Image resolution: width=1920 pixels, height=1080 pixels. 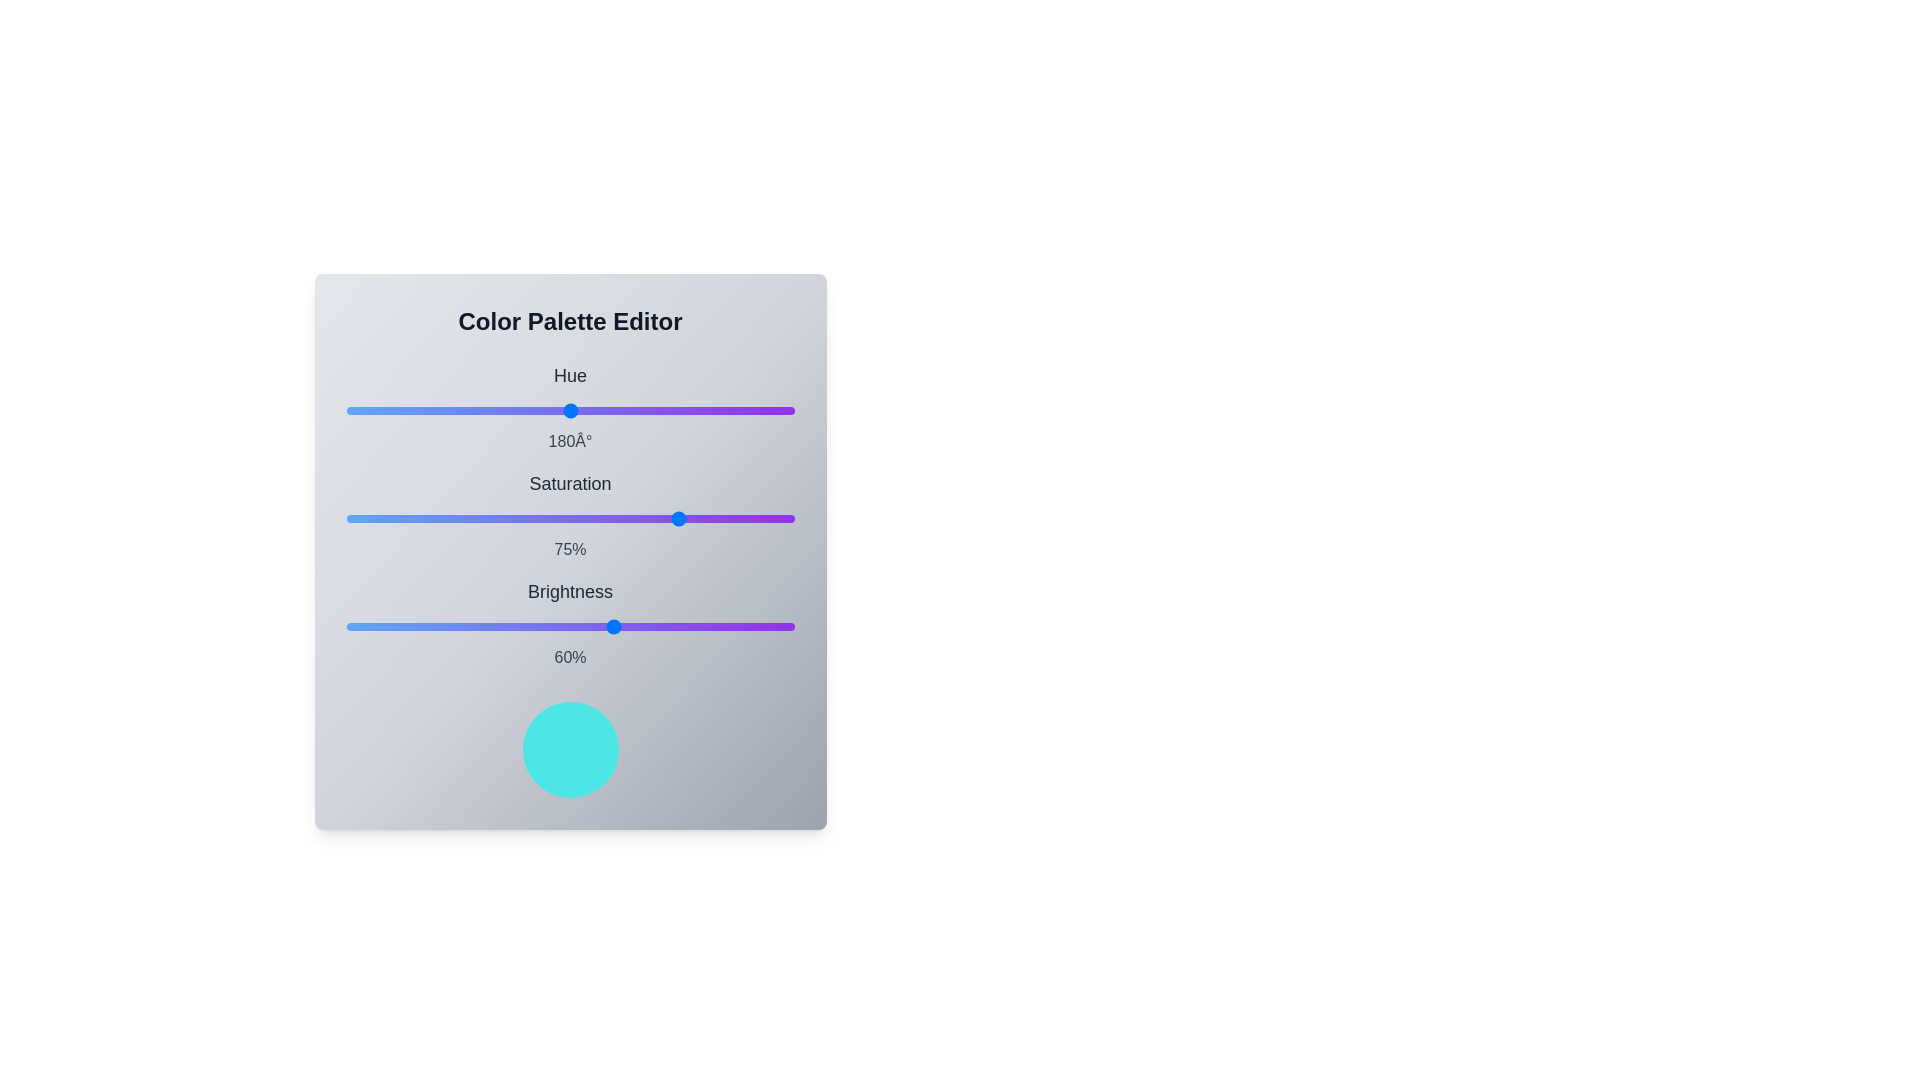 I want to click on the saturation slider to 75%, so click(x=682, y=518).